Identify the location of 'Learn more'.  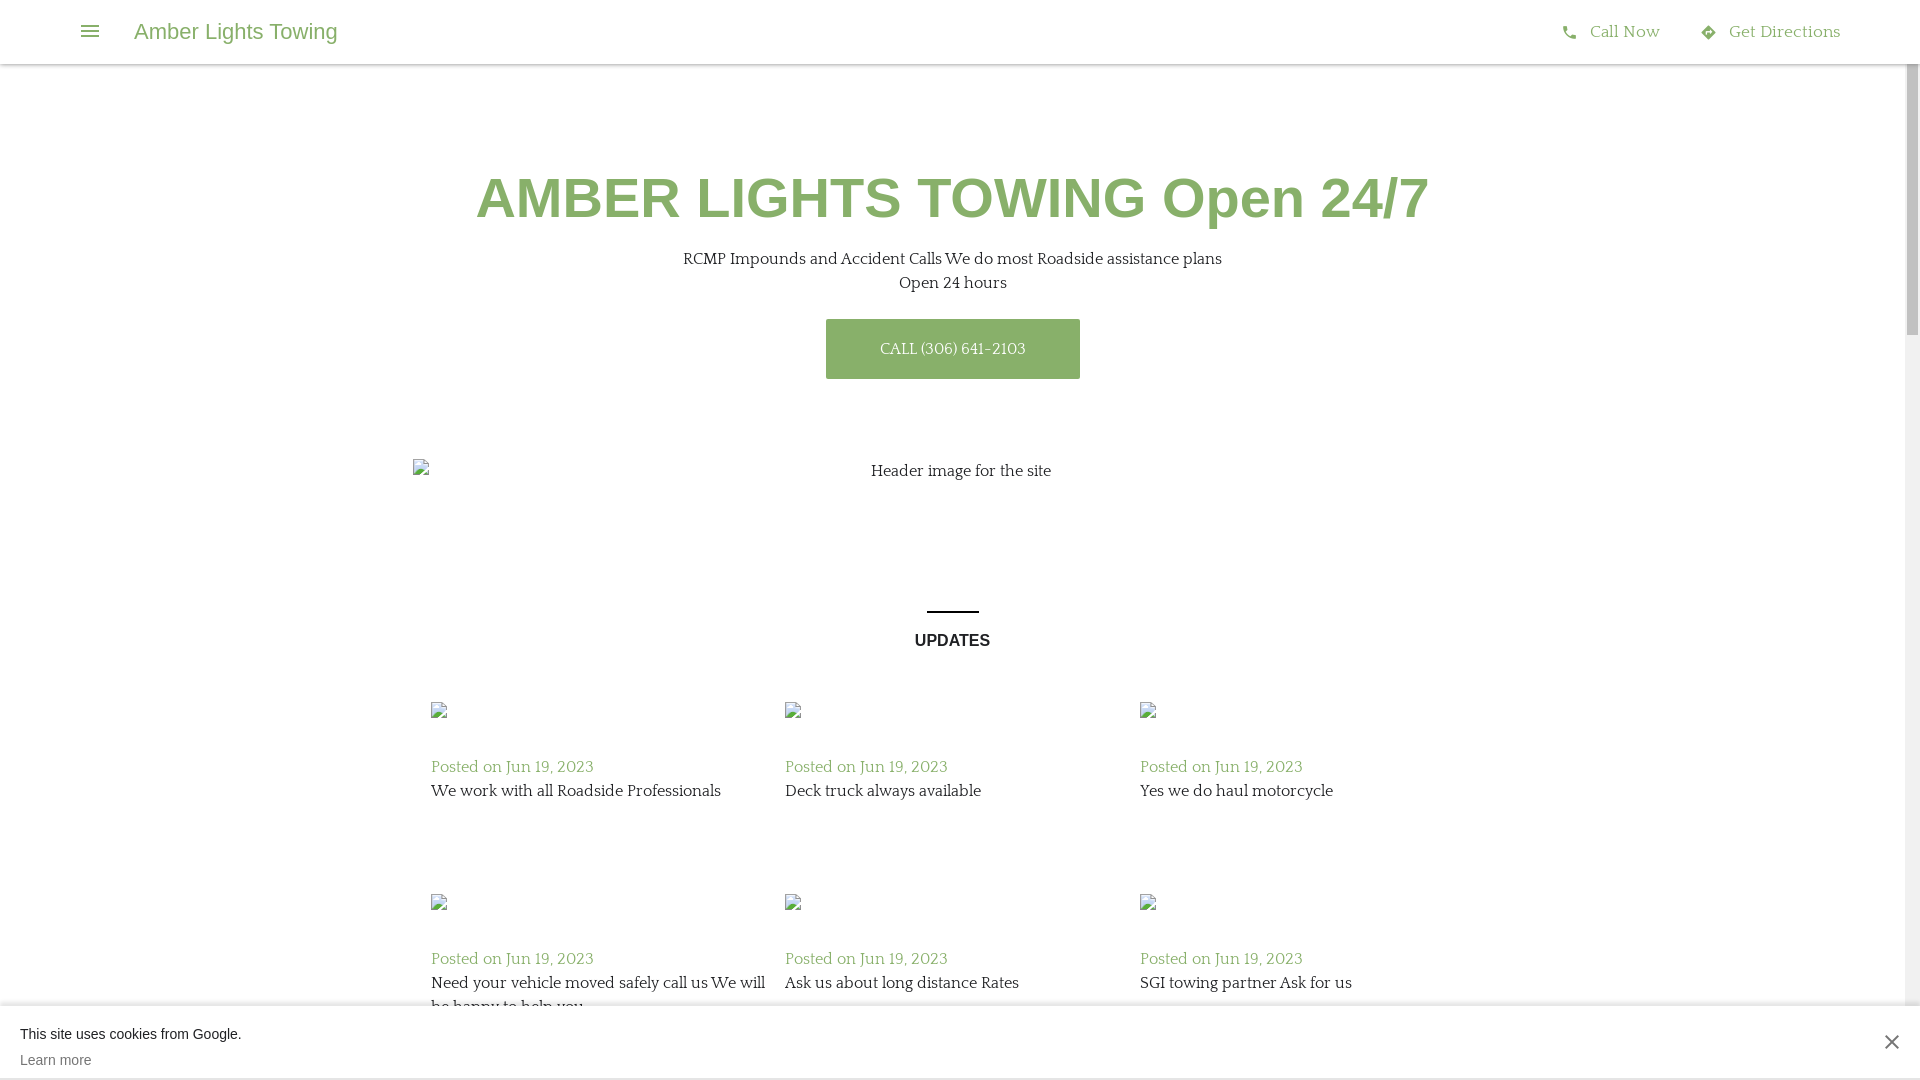
(129, 1059).